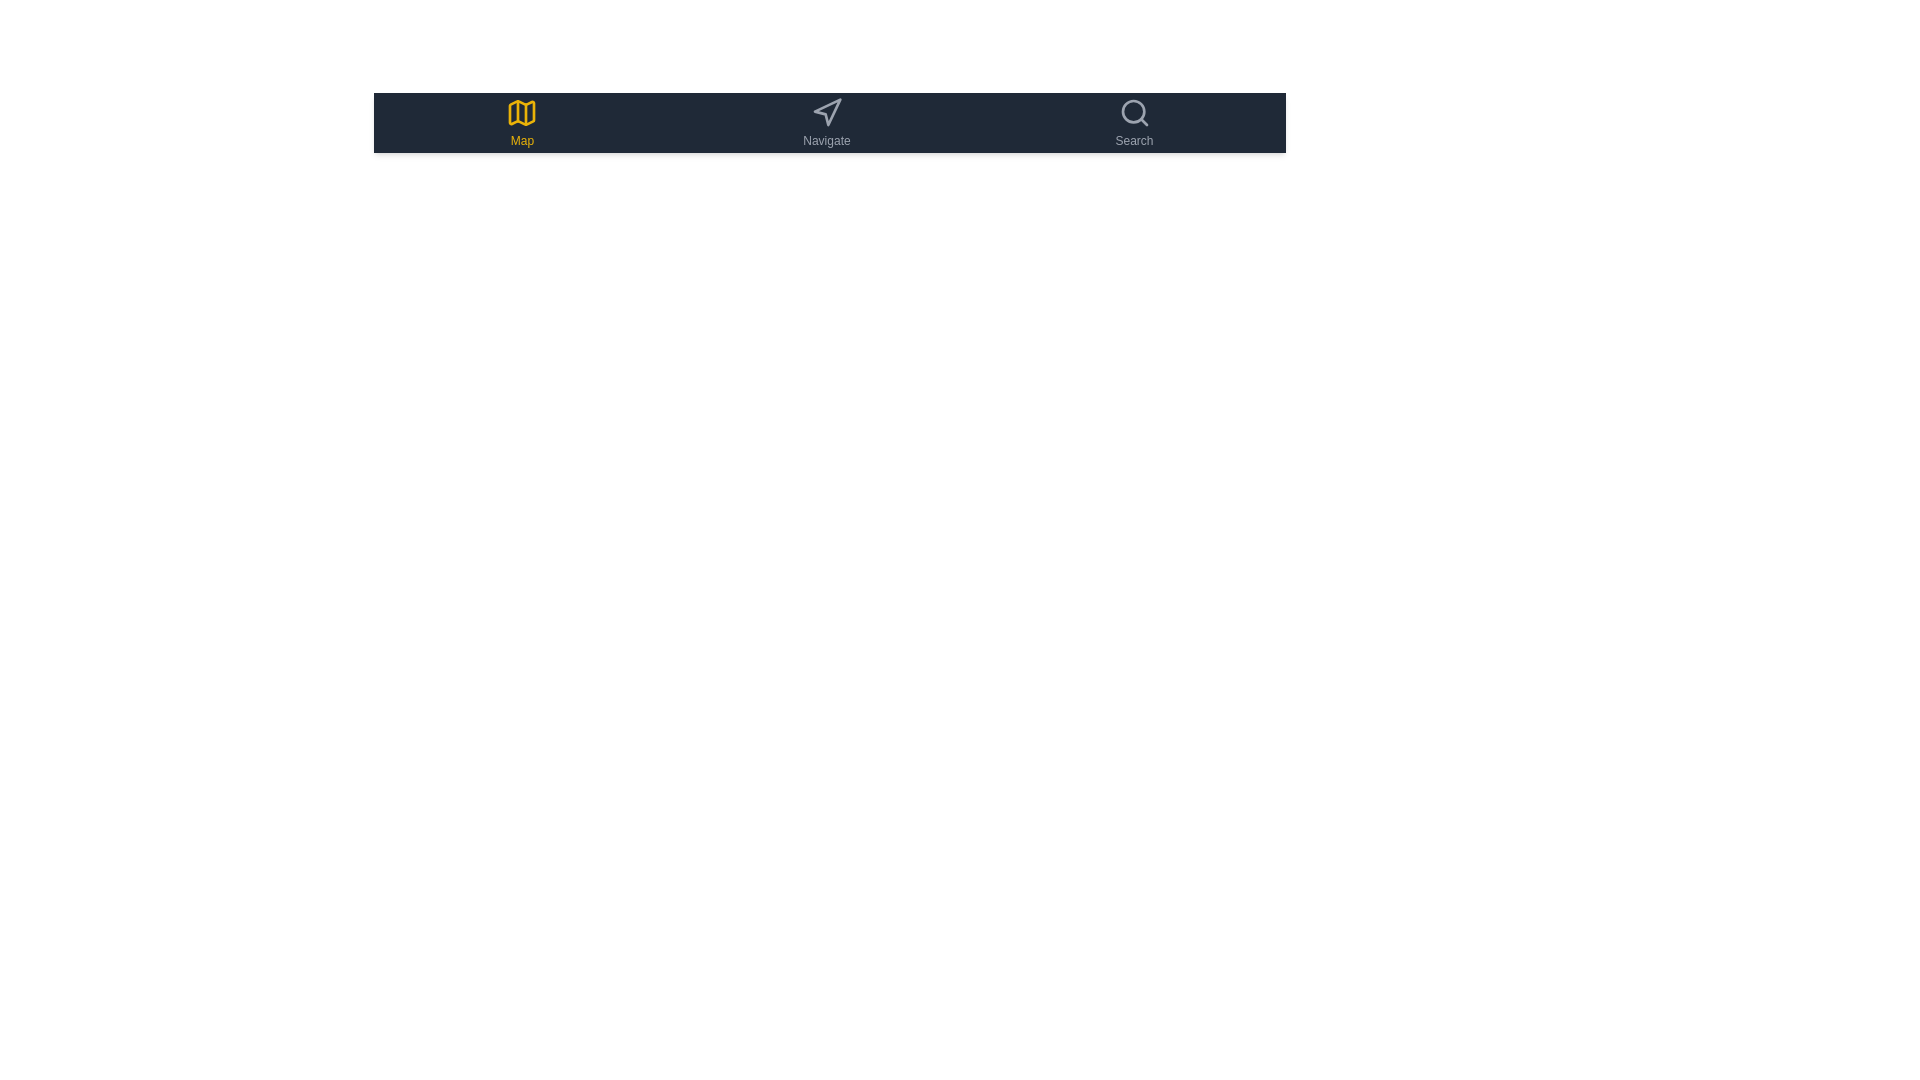 This screenshot has width=1920, height=1080. I want to click on the 'Navigate' section of the navigation bar, so click(830, 123).